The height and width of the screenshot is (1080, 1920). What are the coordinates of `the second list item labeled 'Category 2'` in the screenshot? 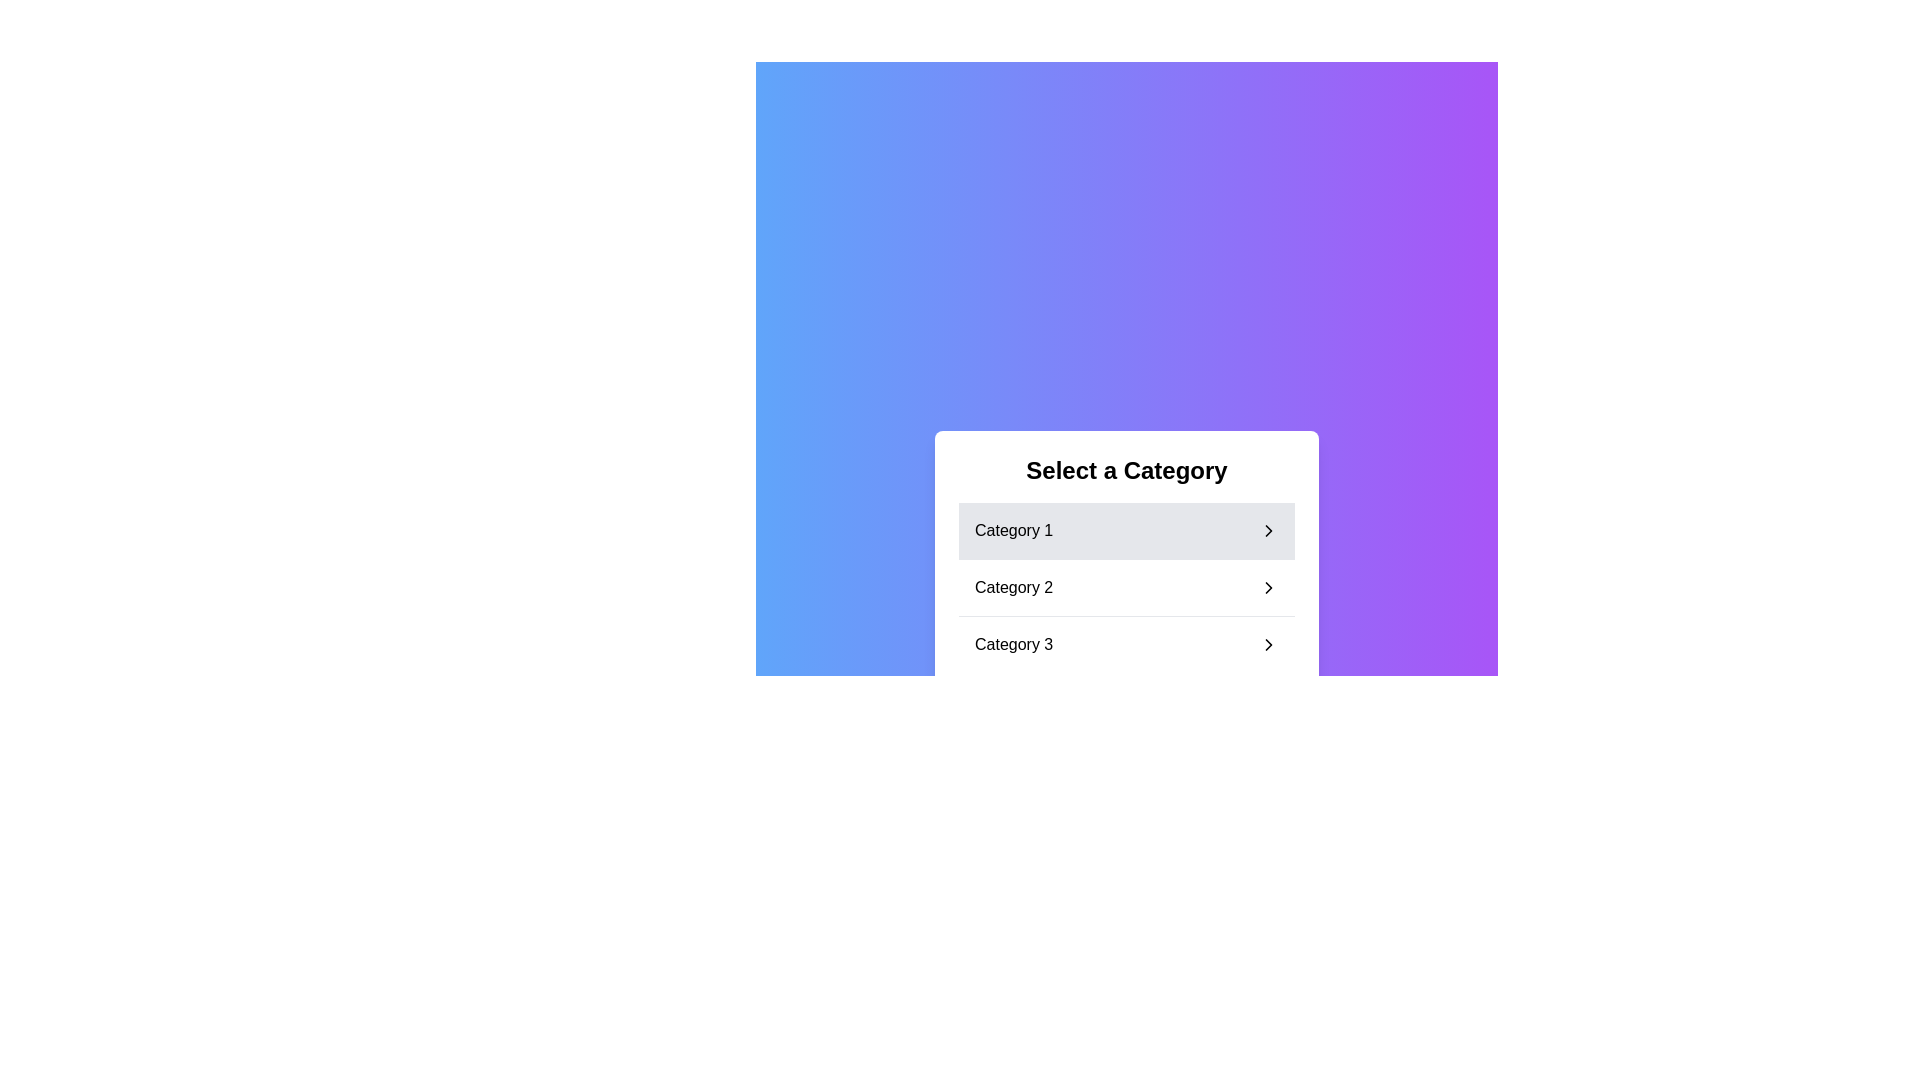 It's located at (1127, 585).